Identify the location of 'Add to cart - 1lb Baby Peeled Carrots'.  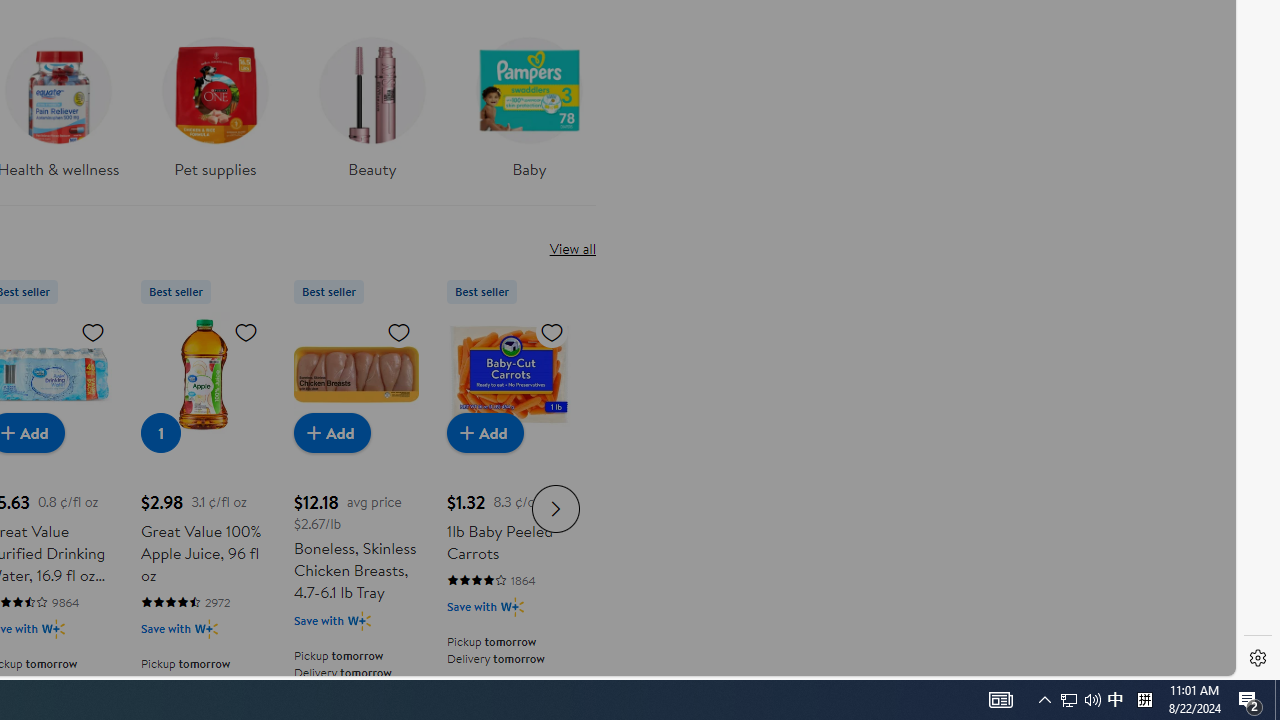
(485, 431).